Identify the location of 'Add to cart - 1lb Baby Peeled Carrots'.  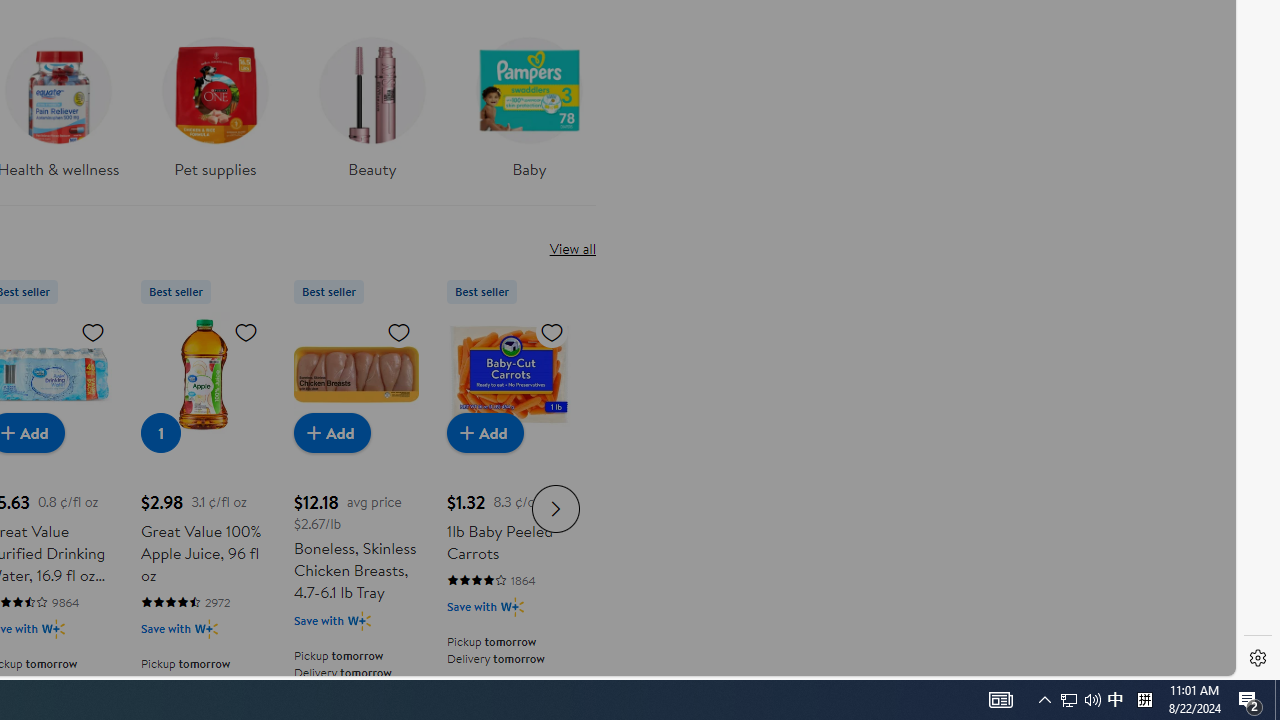
(485, 431).